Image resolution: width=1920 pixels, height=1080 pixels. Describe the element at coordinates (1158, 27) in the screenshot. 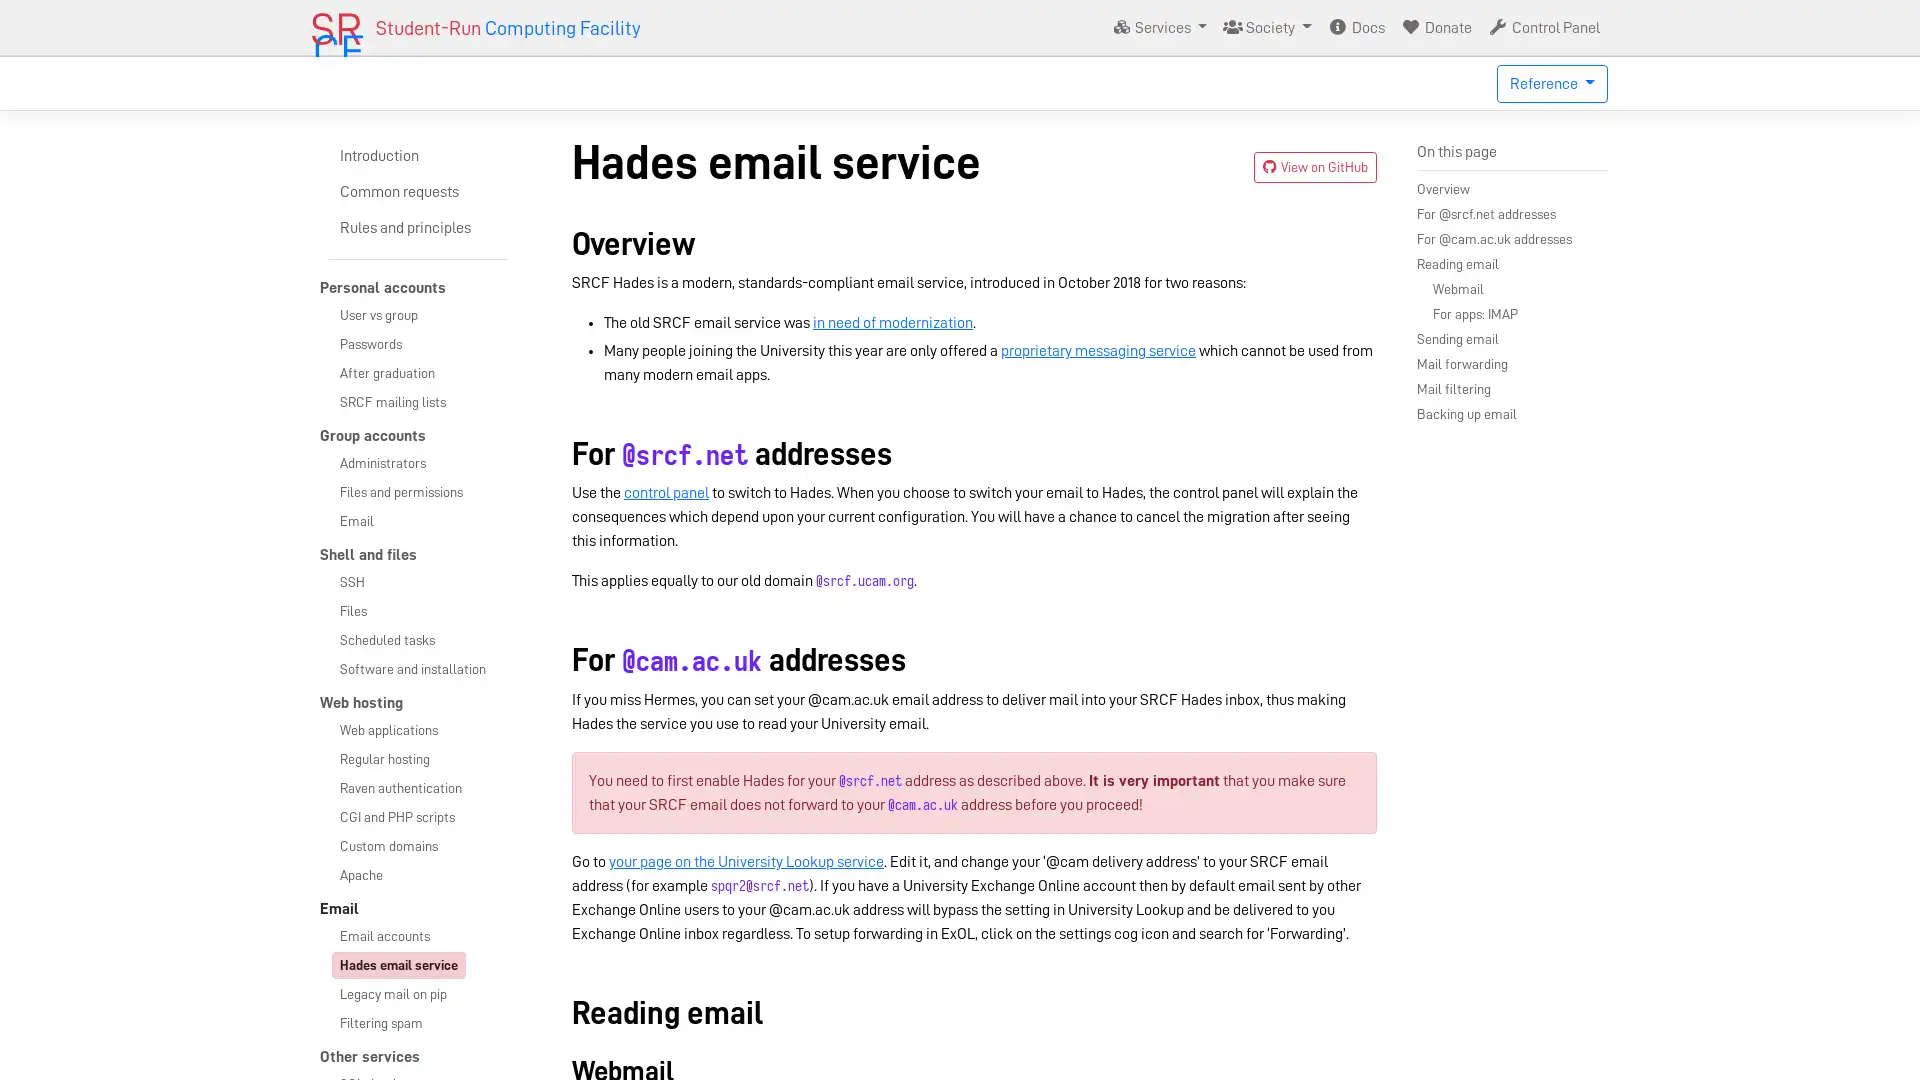

I see `Services` at that location.